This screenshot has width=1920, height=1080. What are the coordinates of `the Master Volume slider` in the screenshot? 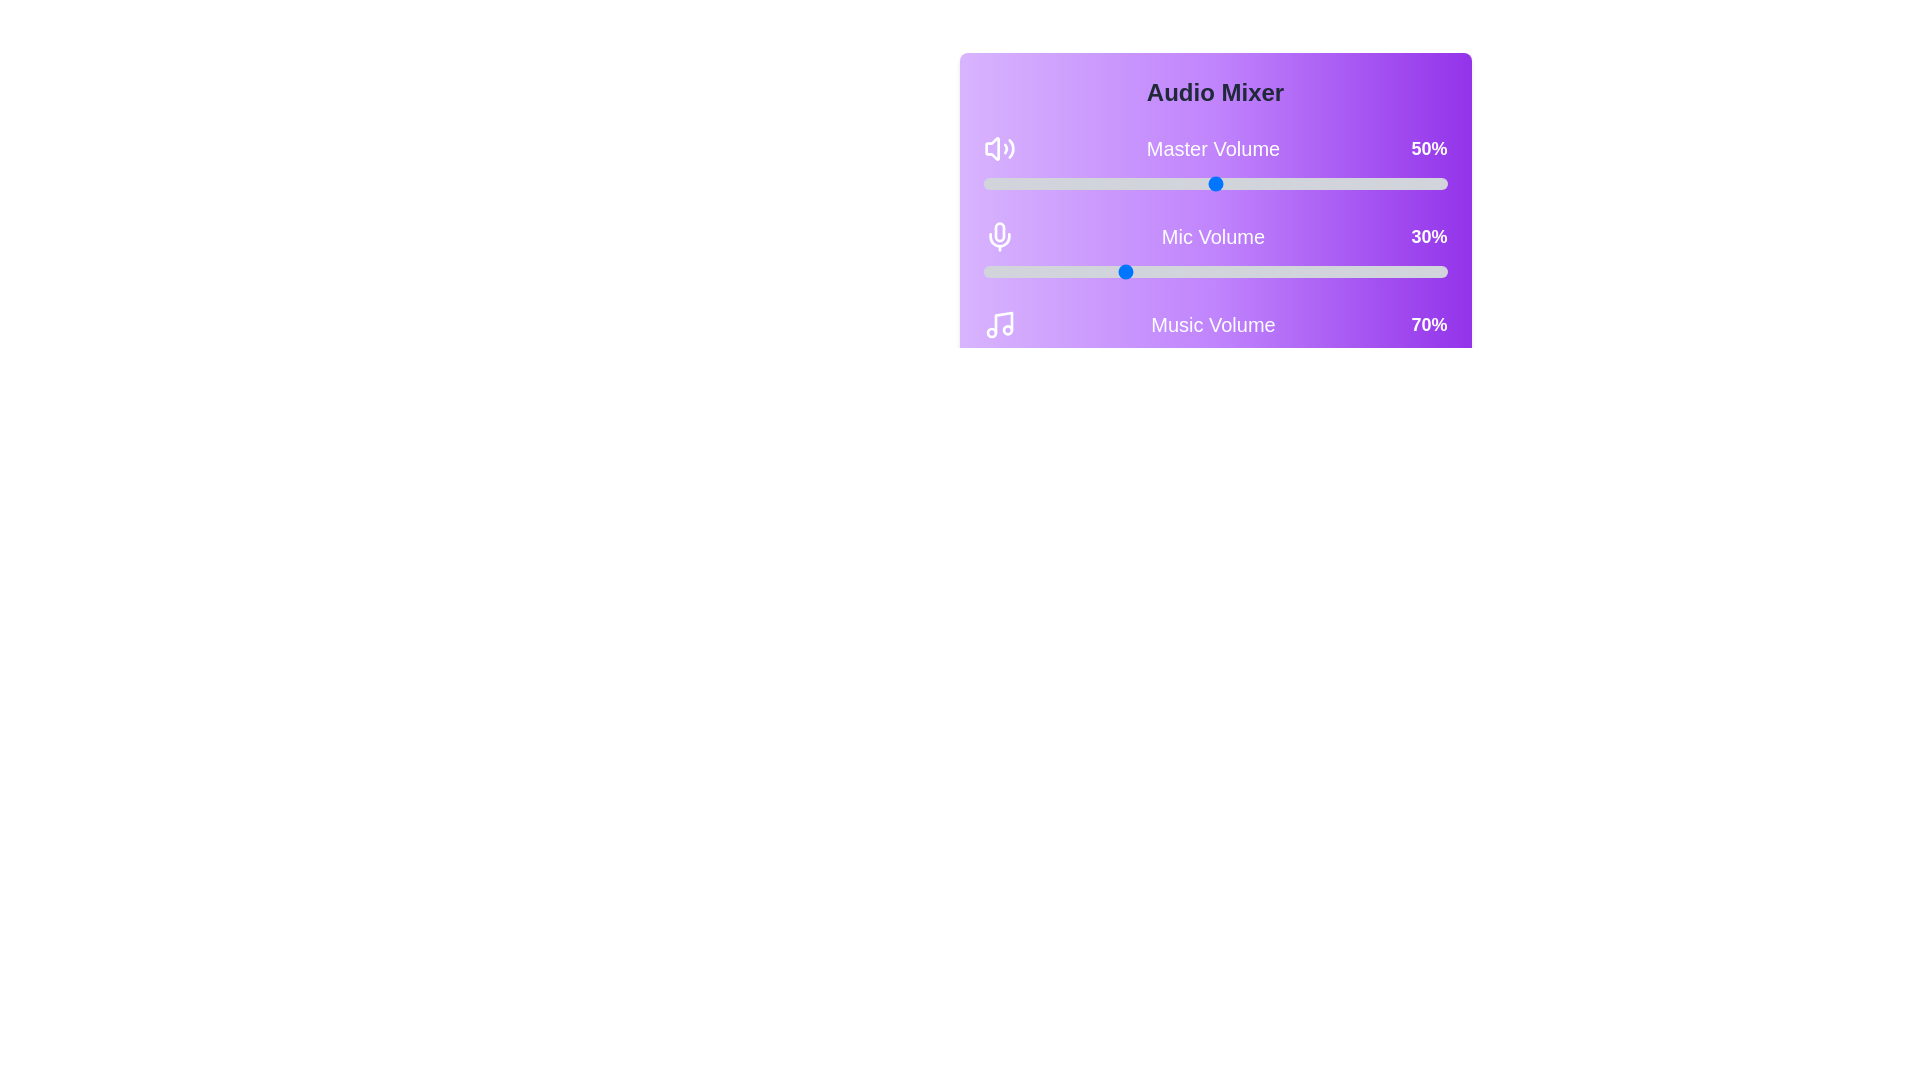 It's located at (1136, 184).